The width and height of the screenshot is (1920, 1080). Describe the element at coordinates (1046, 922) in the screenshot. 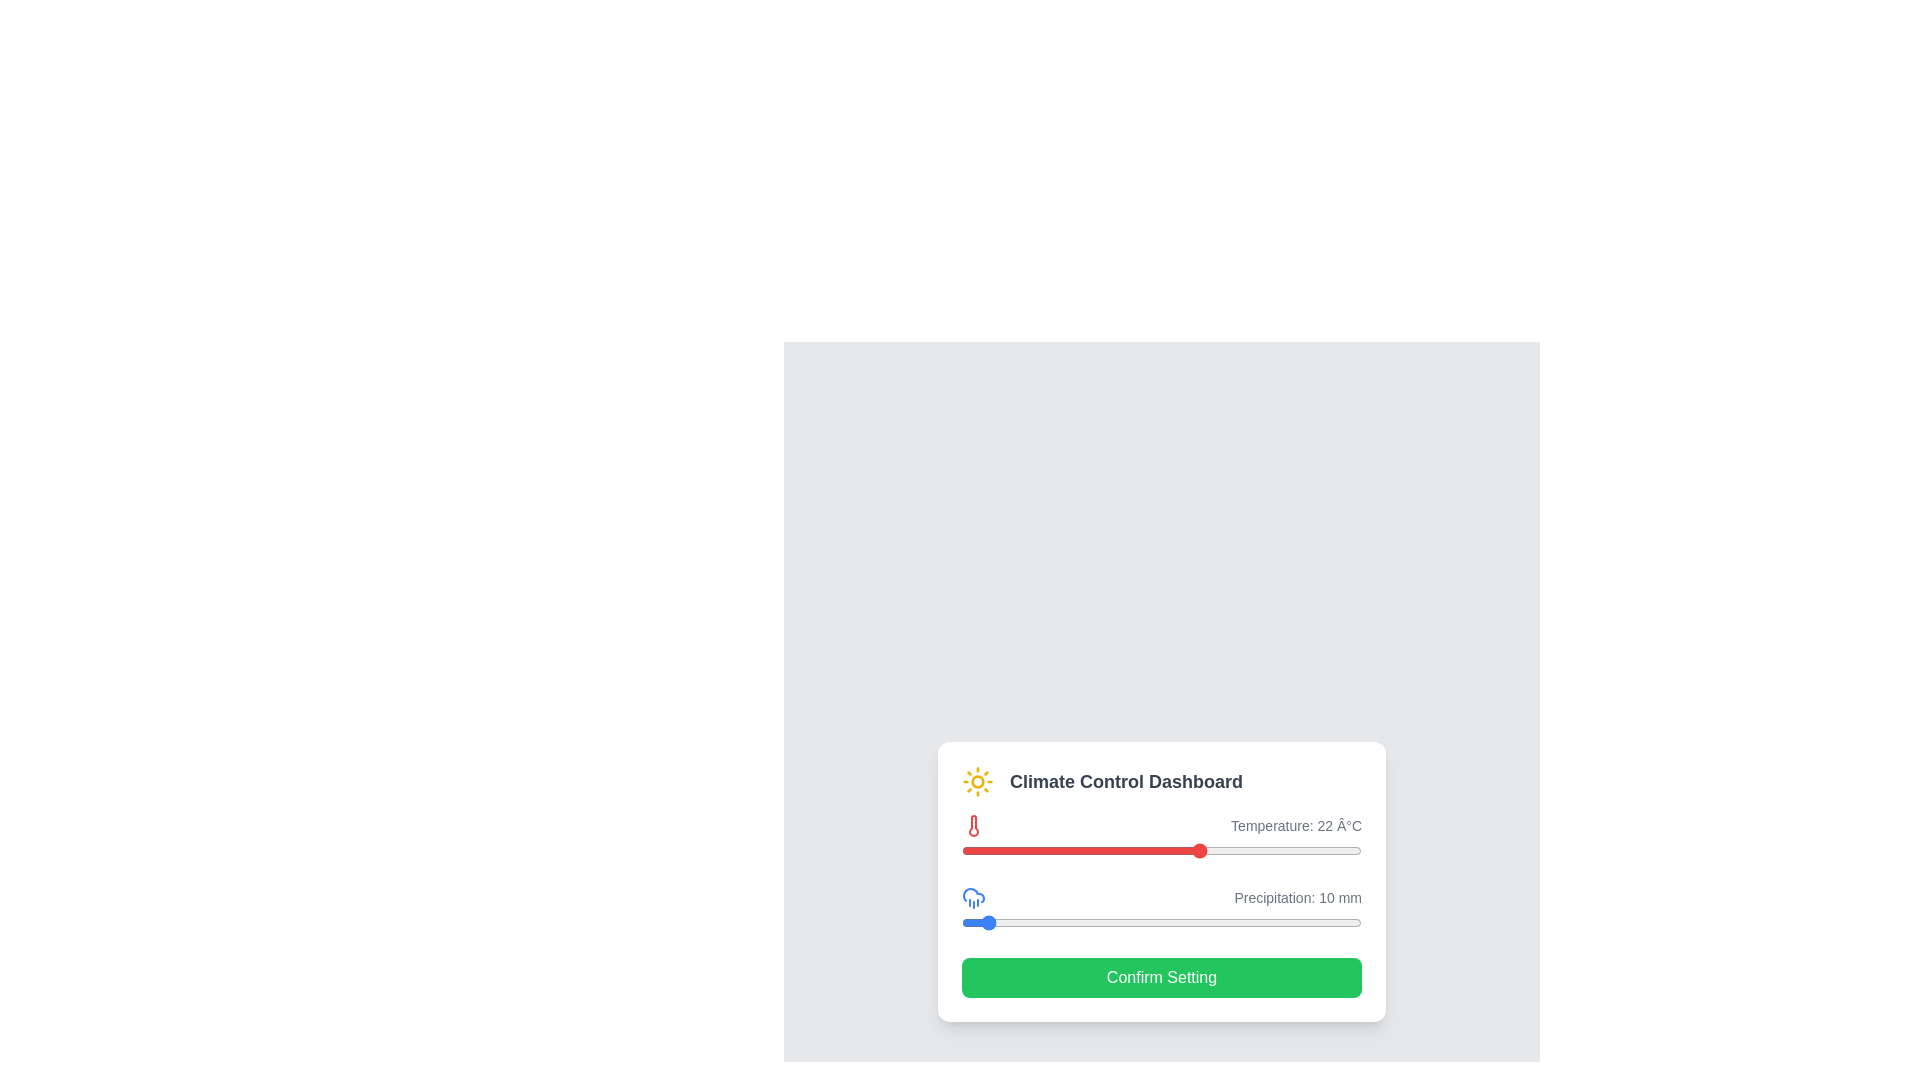

I see `the precipitation slider to 43 mm` at that location.